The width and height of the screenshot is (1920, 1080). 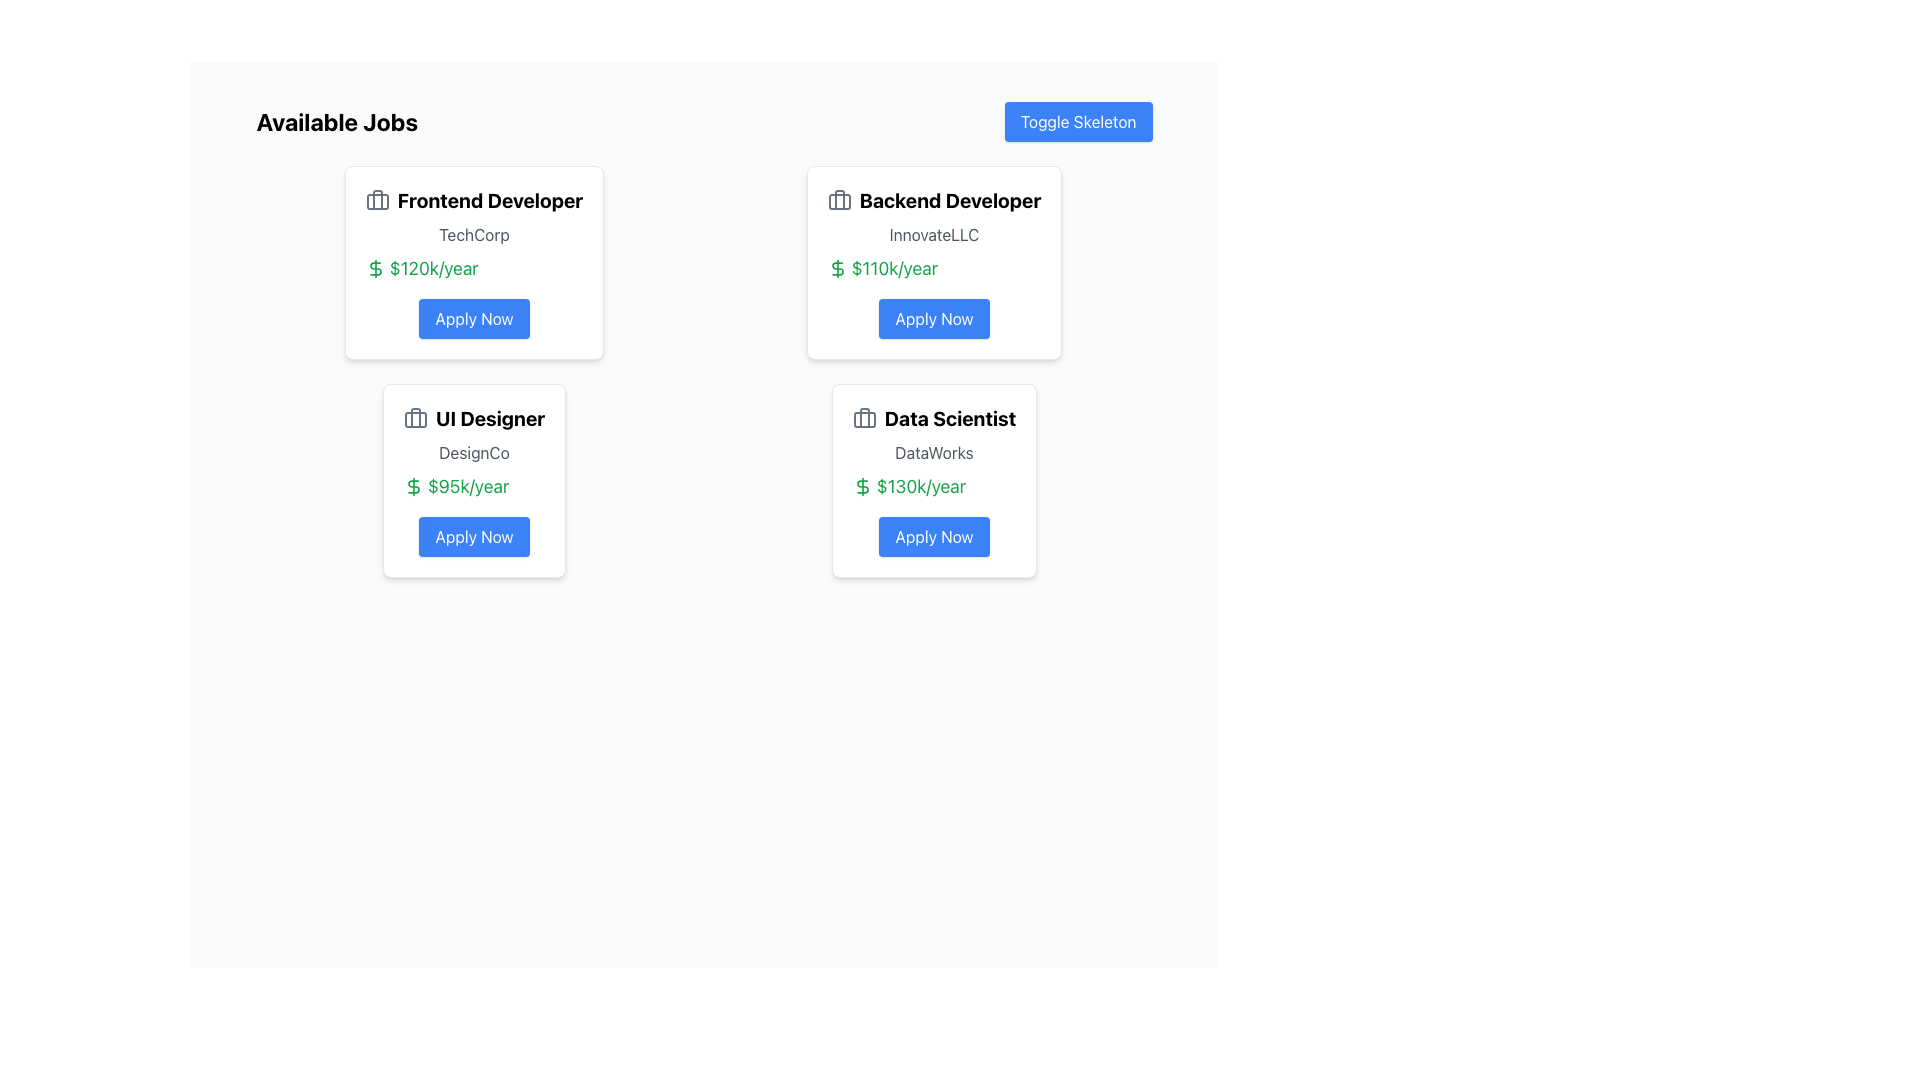 I want to click on the Text label (Heading) that serves as a non-interactive descriptive heading for the section, located to the immediate left of the 'Toggle Skeleton' button, so click(x=337, y=122).